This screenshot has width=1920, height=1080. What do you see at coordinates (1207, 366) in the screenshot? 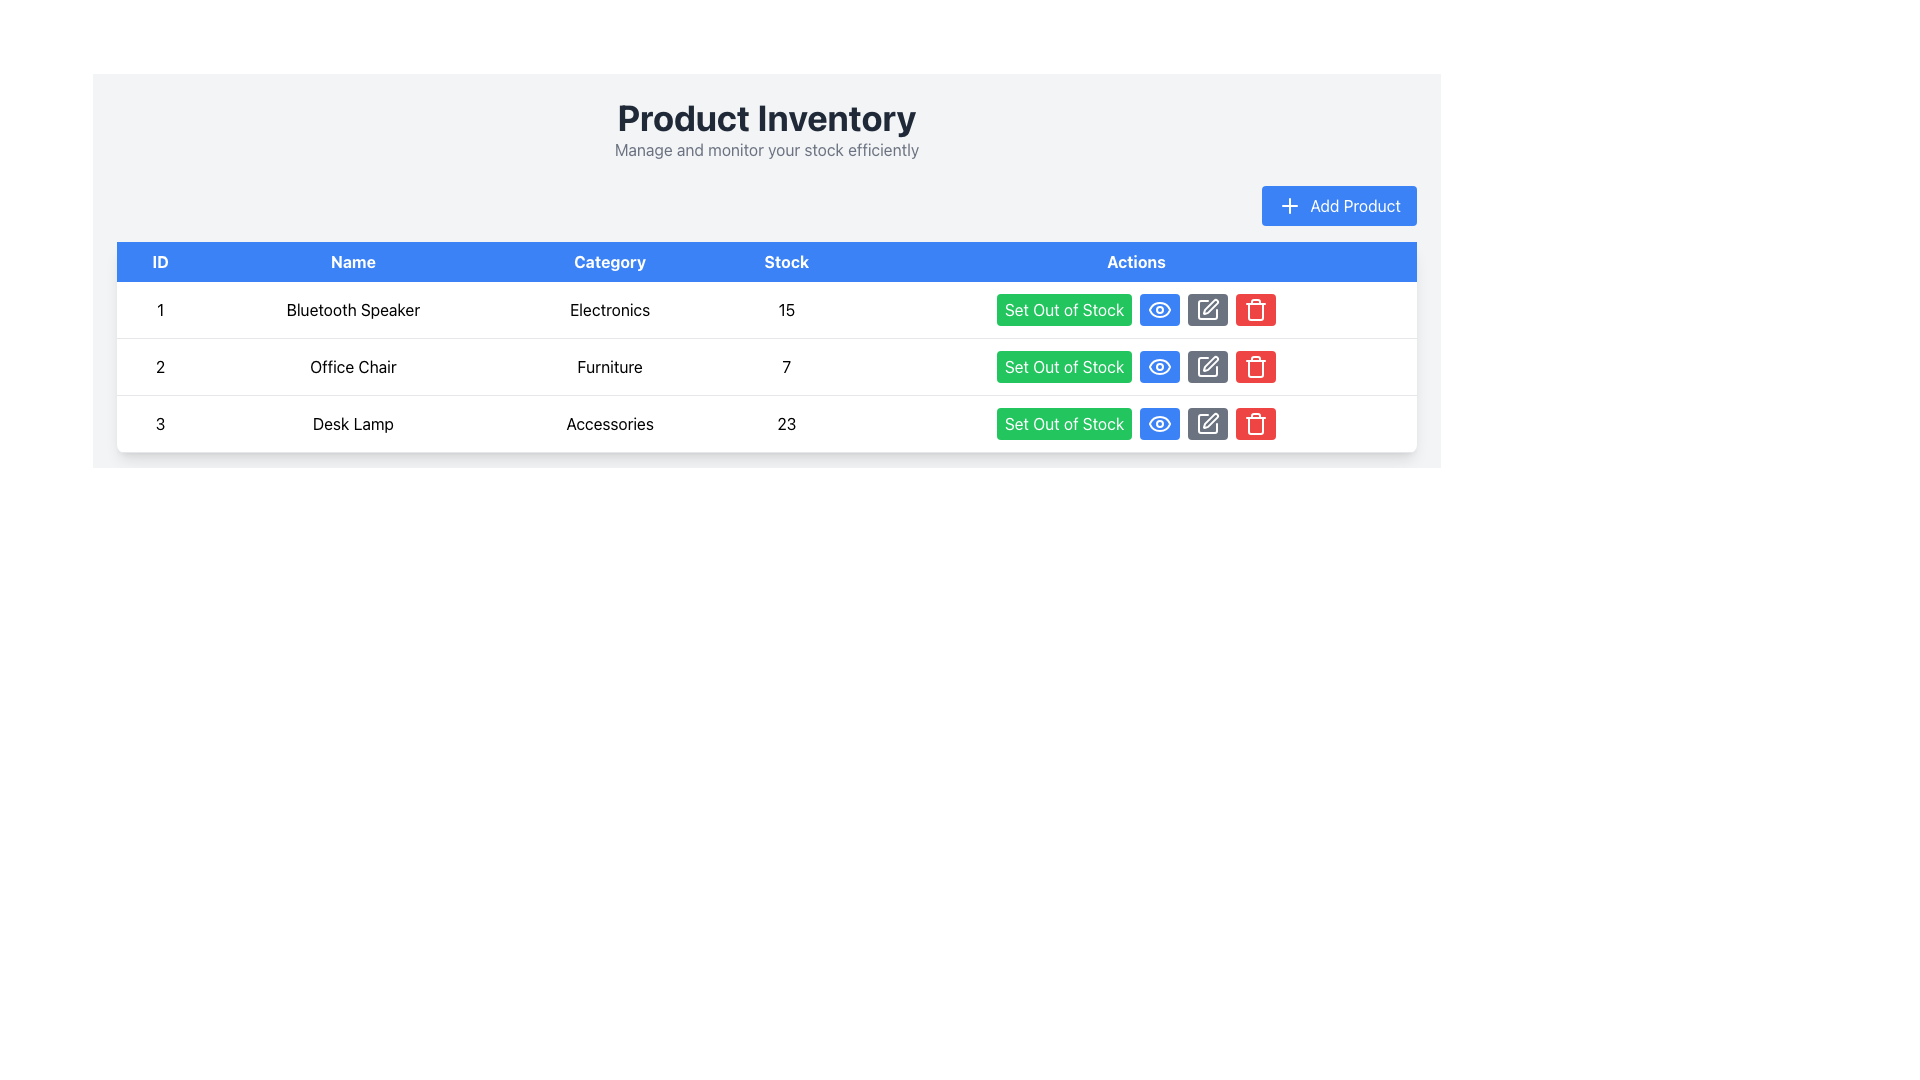
I see `the edit button, represented by a square icon with a pen, located in the actions column of the third row for the product 'Desk Lamp', to initiate the edit function` at bounding box center [1207, 366].